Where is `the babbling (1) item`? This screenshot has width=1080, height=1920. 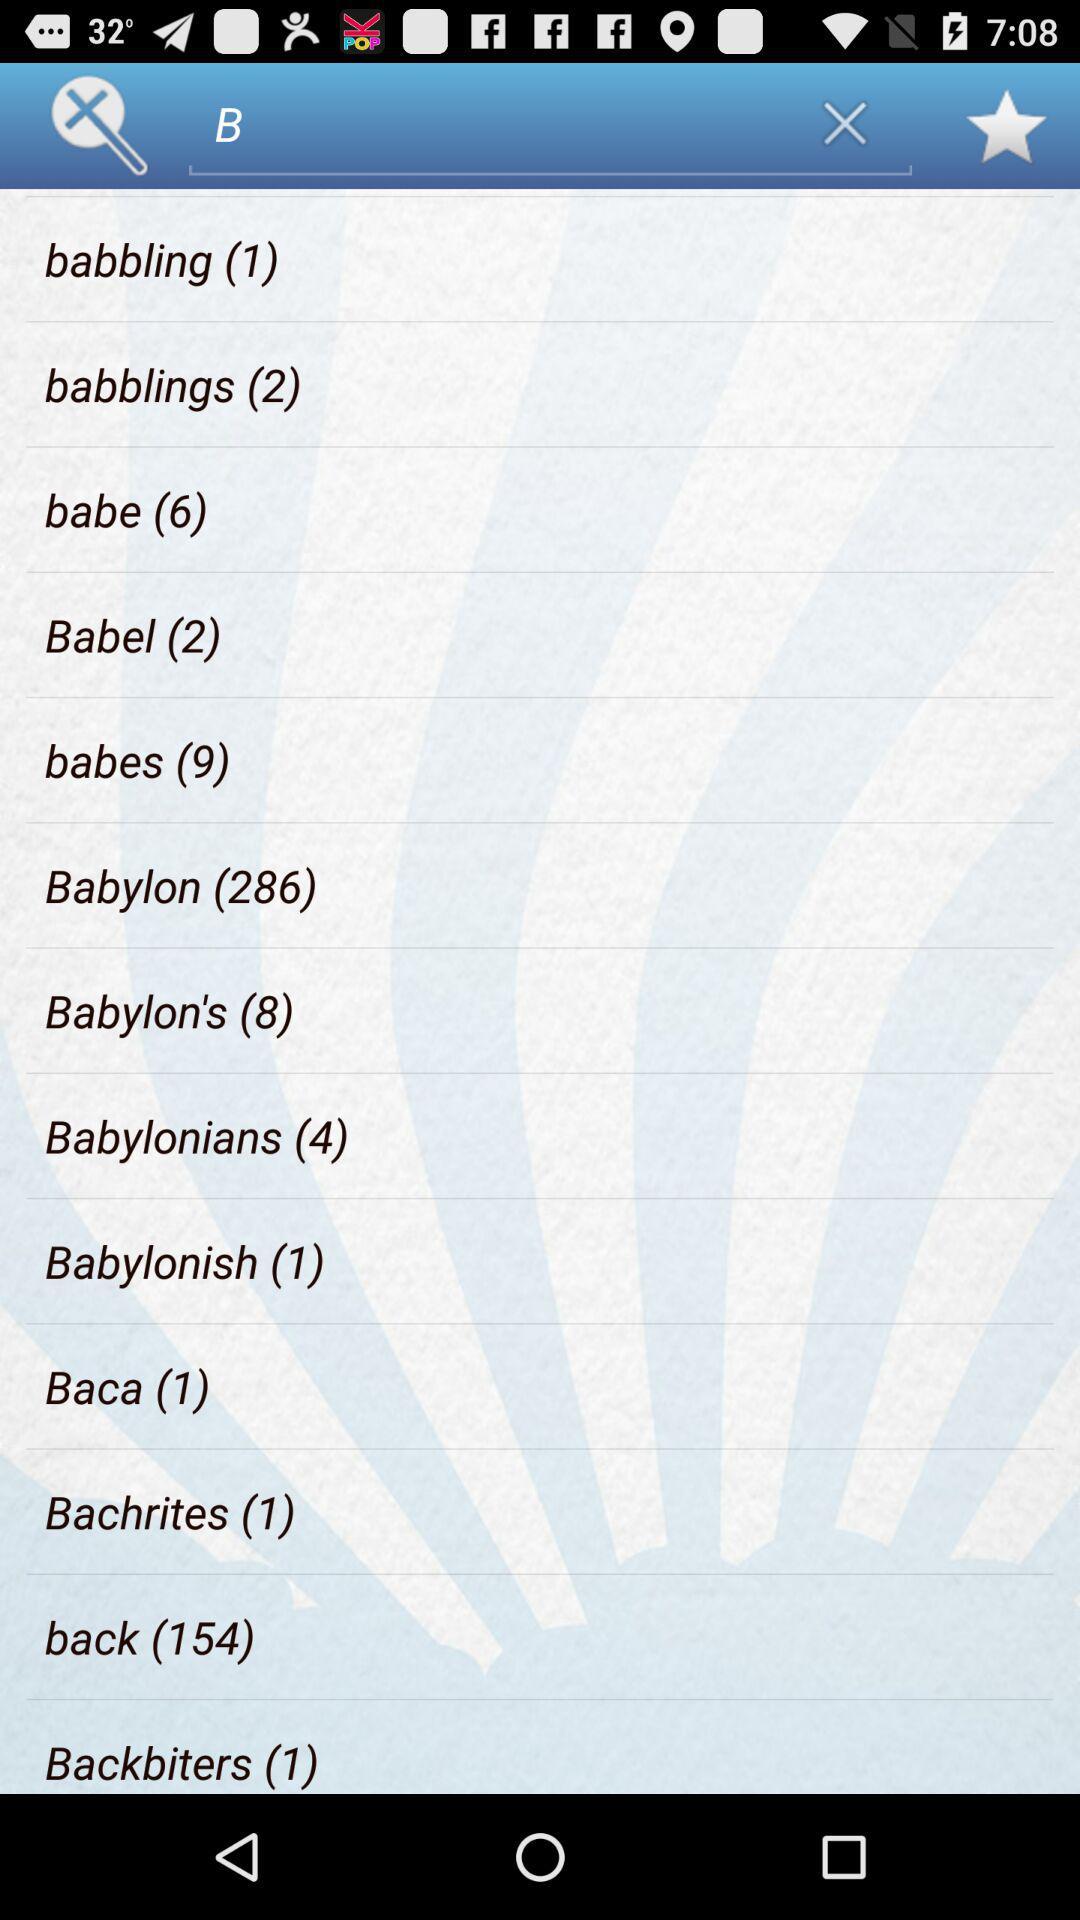 the babbling (1) item is located at coordinates (161, 258).